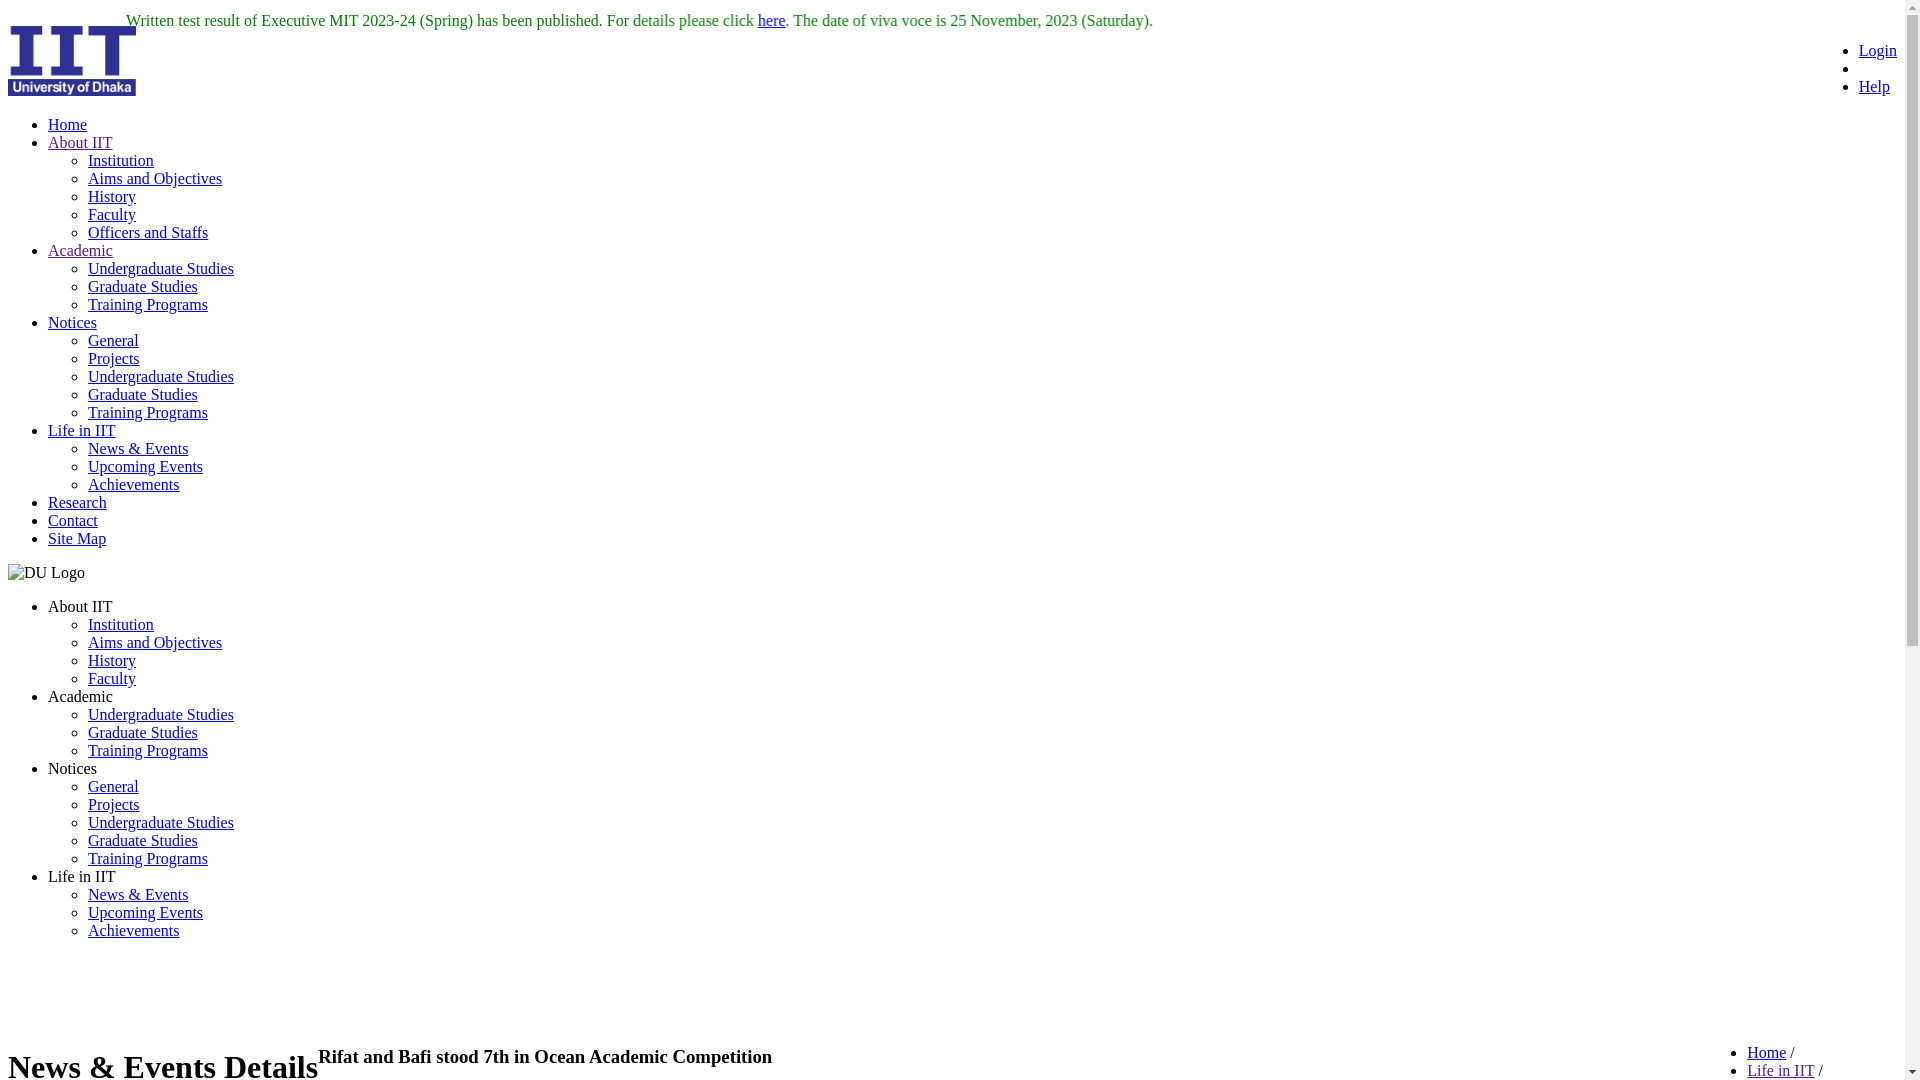 The height and width of the screenshot is (1080, 1920). Describe the element at coordinates (110, 677) in the screenshot. I see `'Faculty'` at that location.